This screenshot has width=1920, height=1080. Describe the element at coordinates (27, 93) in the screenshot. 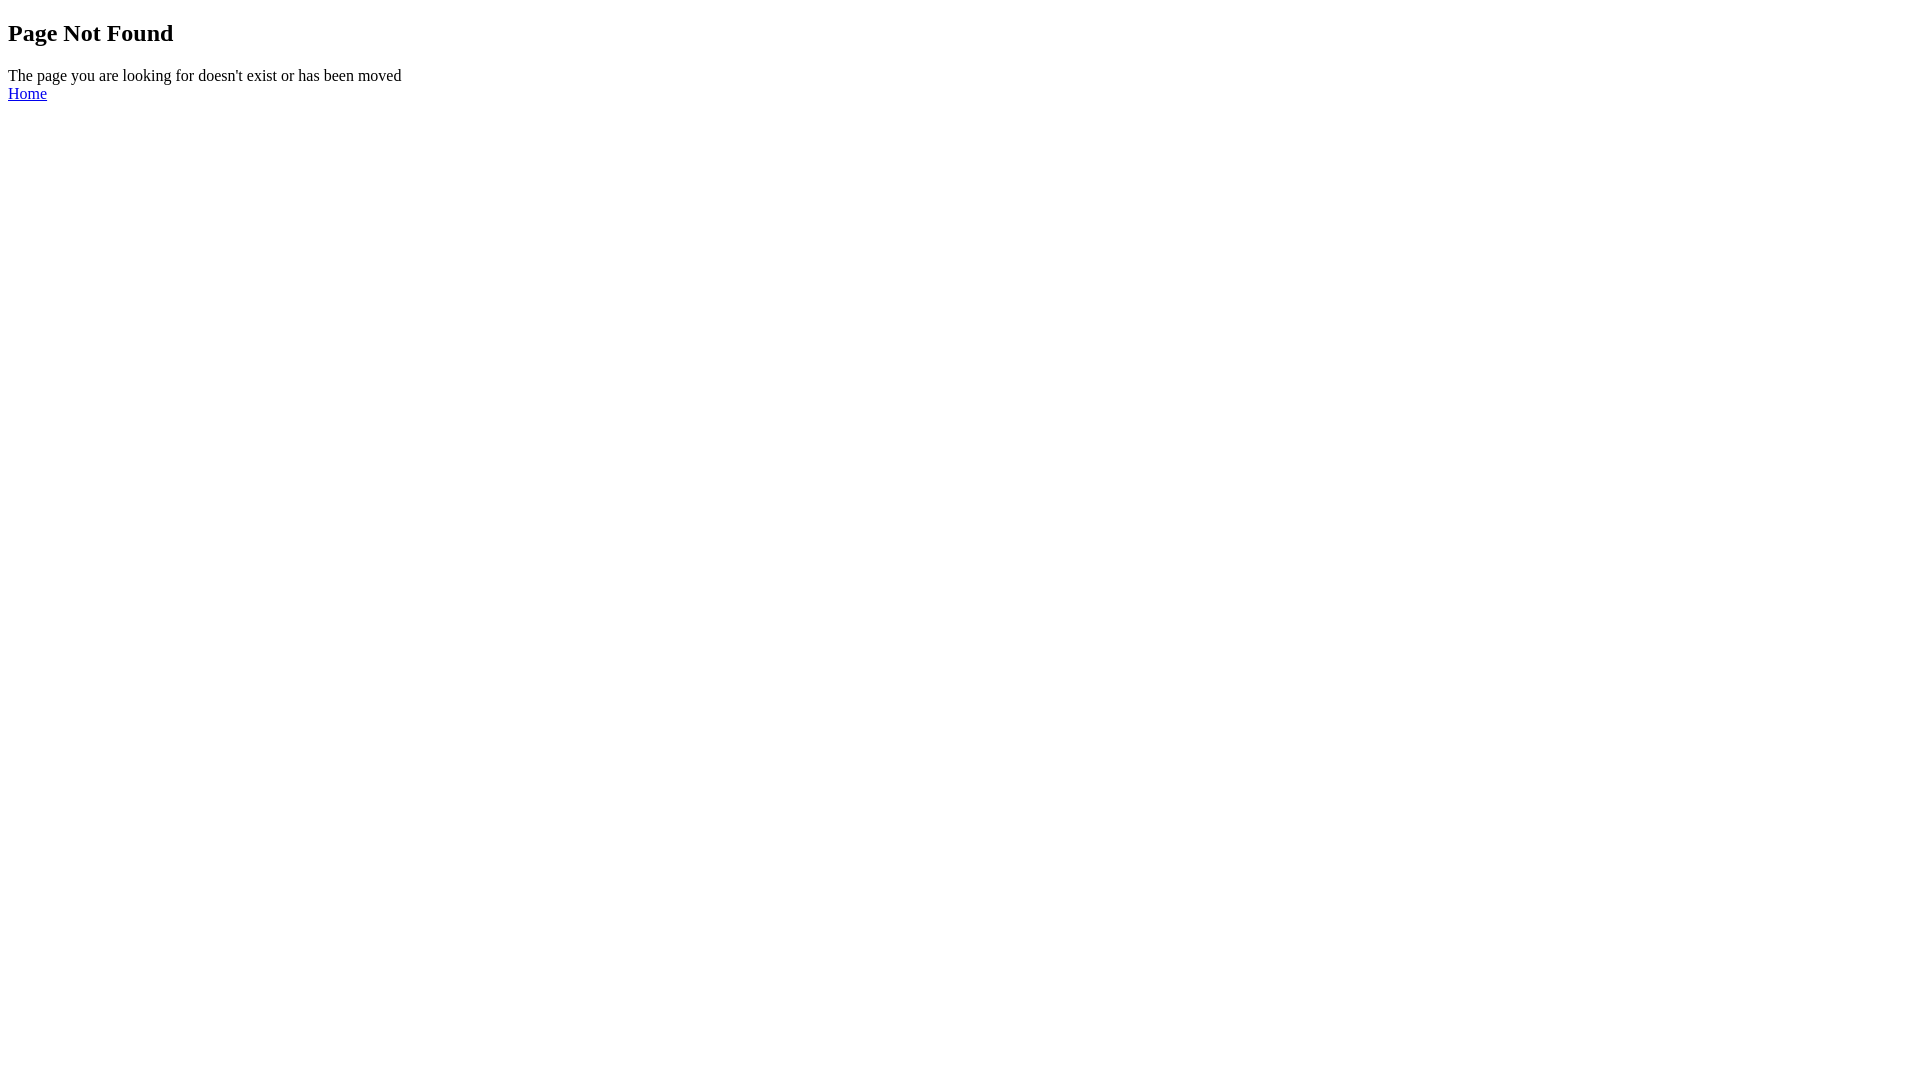

I see `'Home'` at that location.